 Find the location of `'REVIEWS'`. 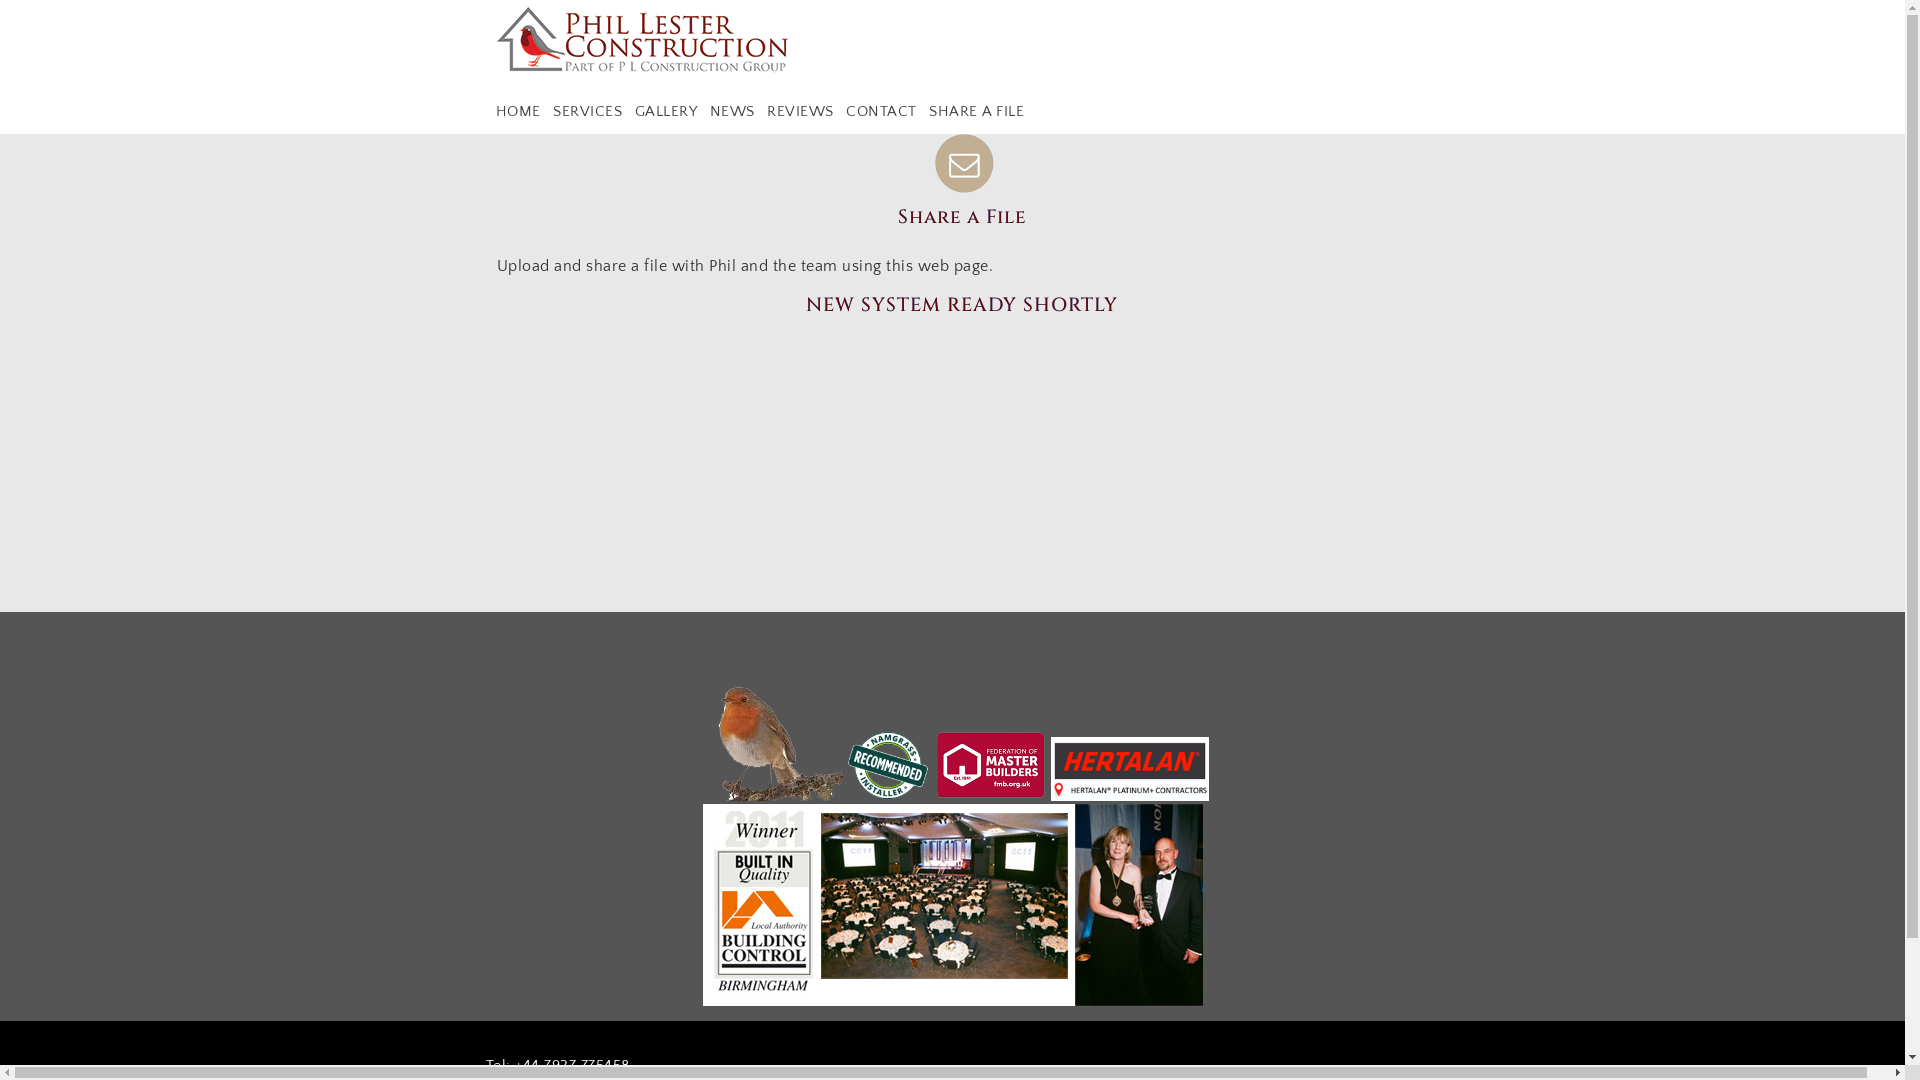

'REVIEWS' is located at coordinates (800, 111).